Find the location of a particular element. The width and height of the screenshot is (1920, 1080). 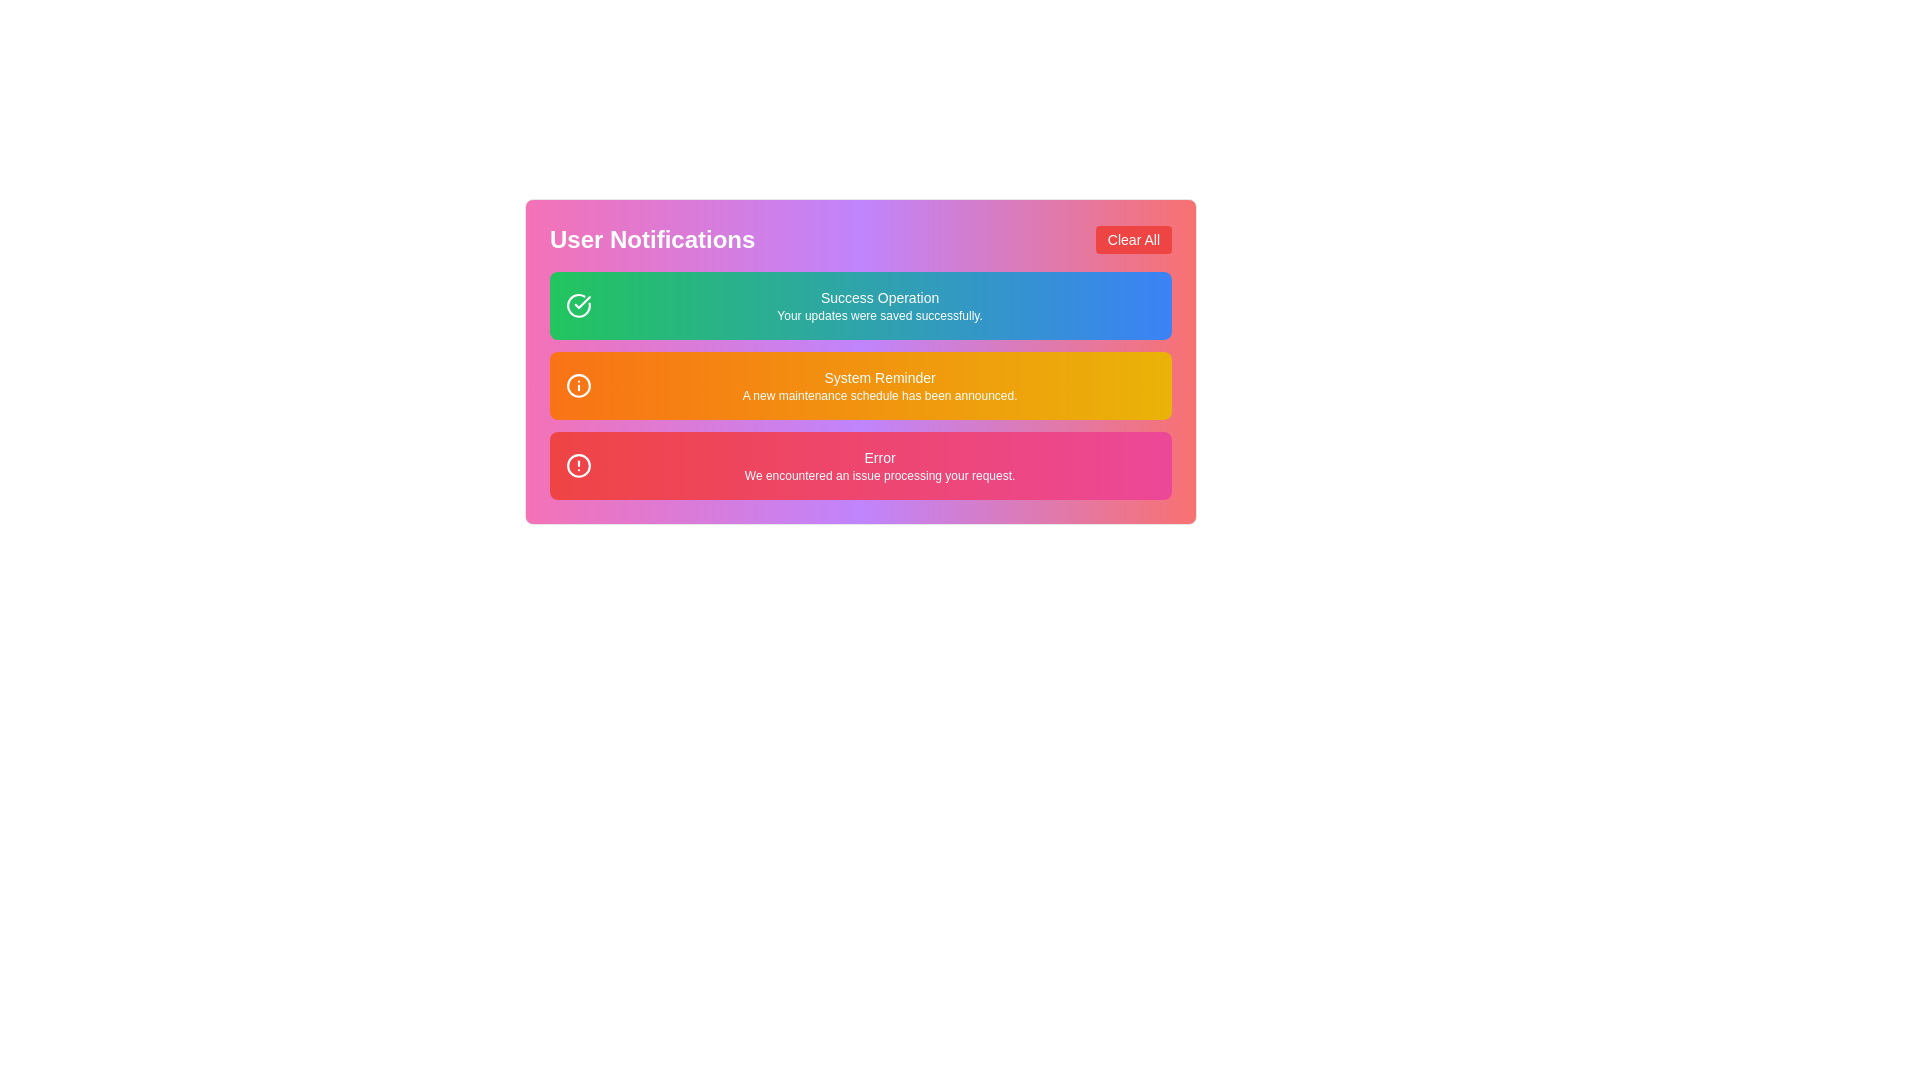

static text content that provides important information about the updated maintenance schedule, located in the orange-to-yellow gradient panel beneath the 'System Reminder' heading is located at coordinates (880, 396).